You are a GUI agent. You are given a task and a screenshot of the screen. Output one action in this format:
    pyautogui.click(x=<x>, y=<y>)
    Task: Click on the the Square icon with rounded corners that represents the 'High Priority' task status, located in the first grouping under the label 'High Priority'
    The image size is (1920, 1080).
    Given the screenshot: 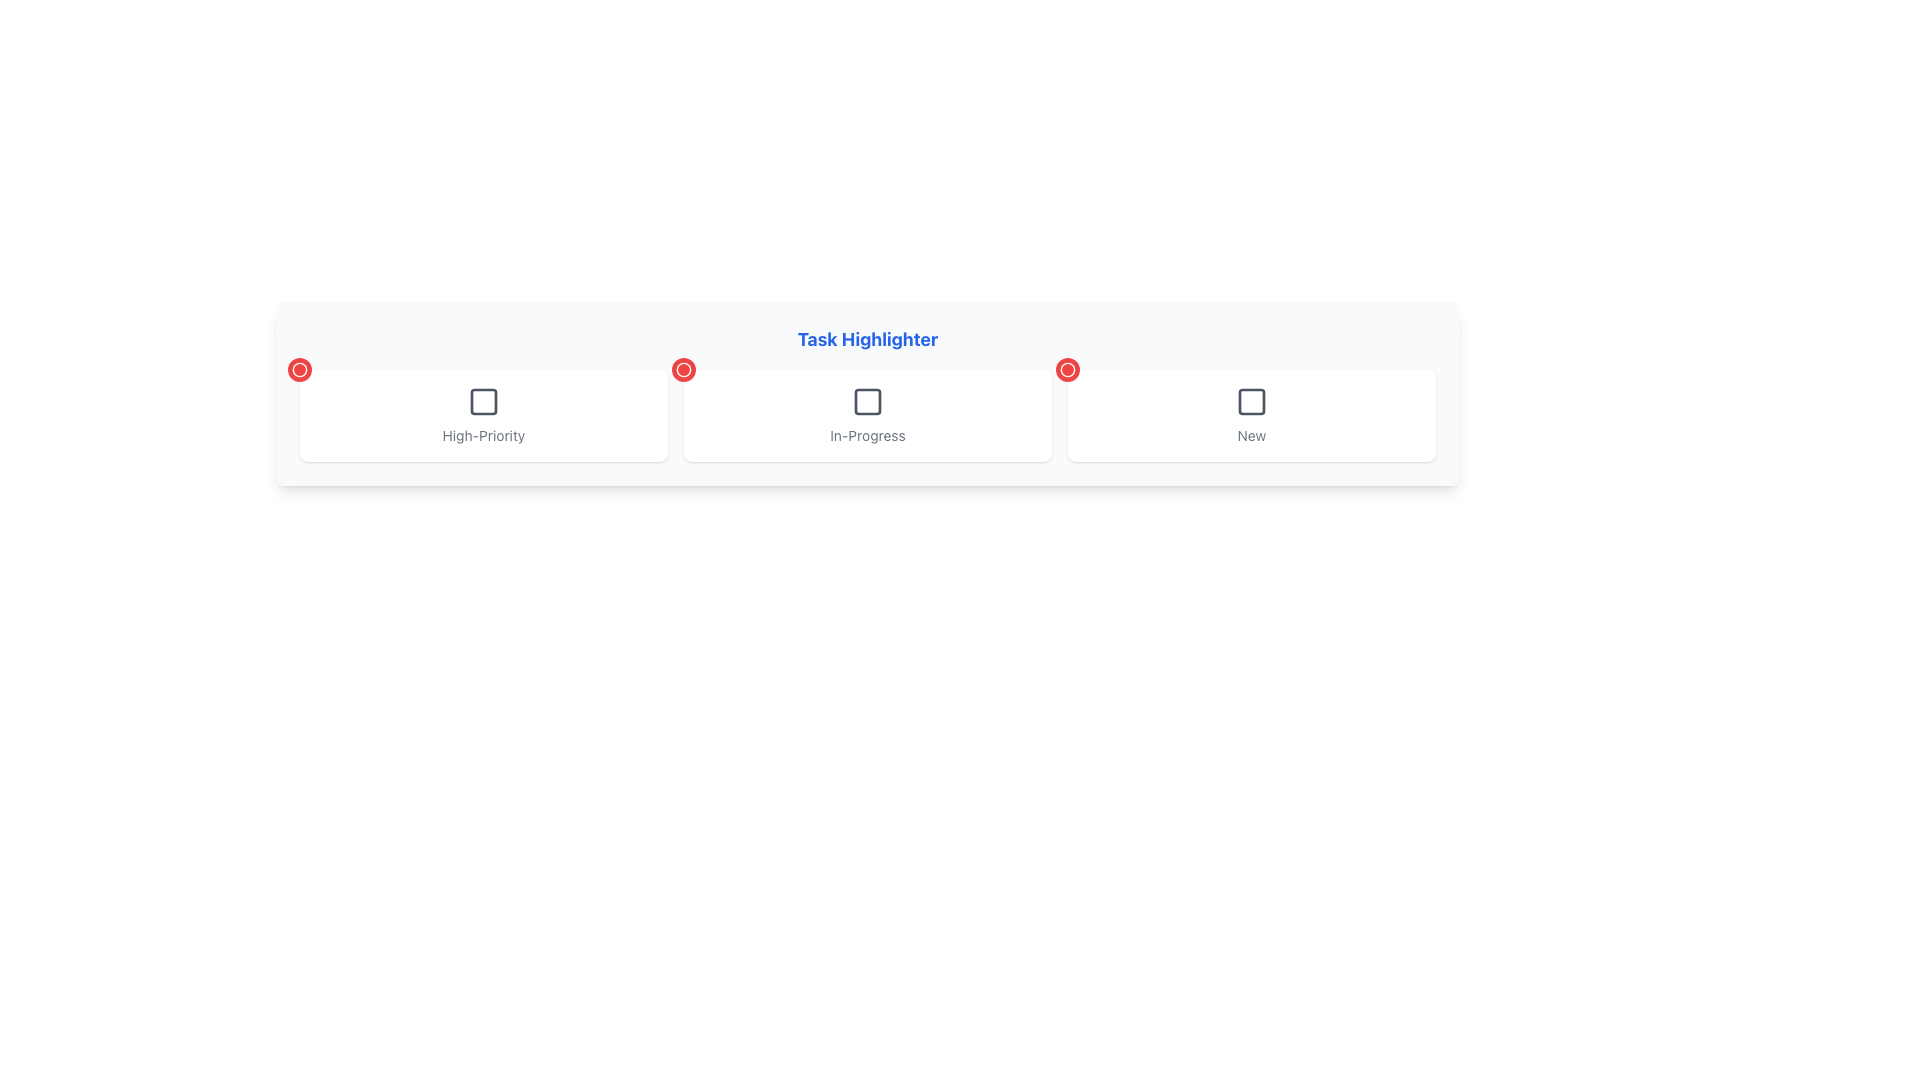 What is the action you would take?
    pyautogui.click(x=484, y=401)
    